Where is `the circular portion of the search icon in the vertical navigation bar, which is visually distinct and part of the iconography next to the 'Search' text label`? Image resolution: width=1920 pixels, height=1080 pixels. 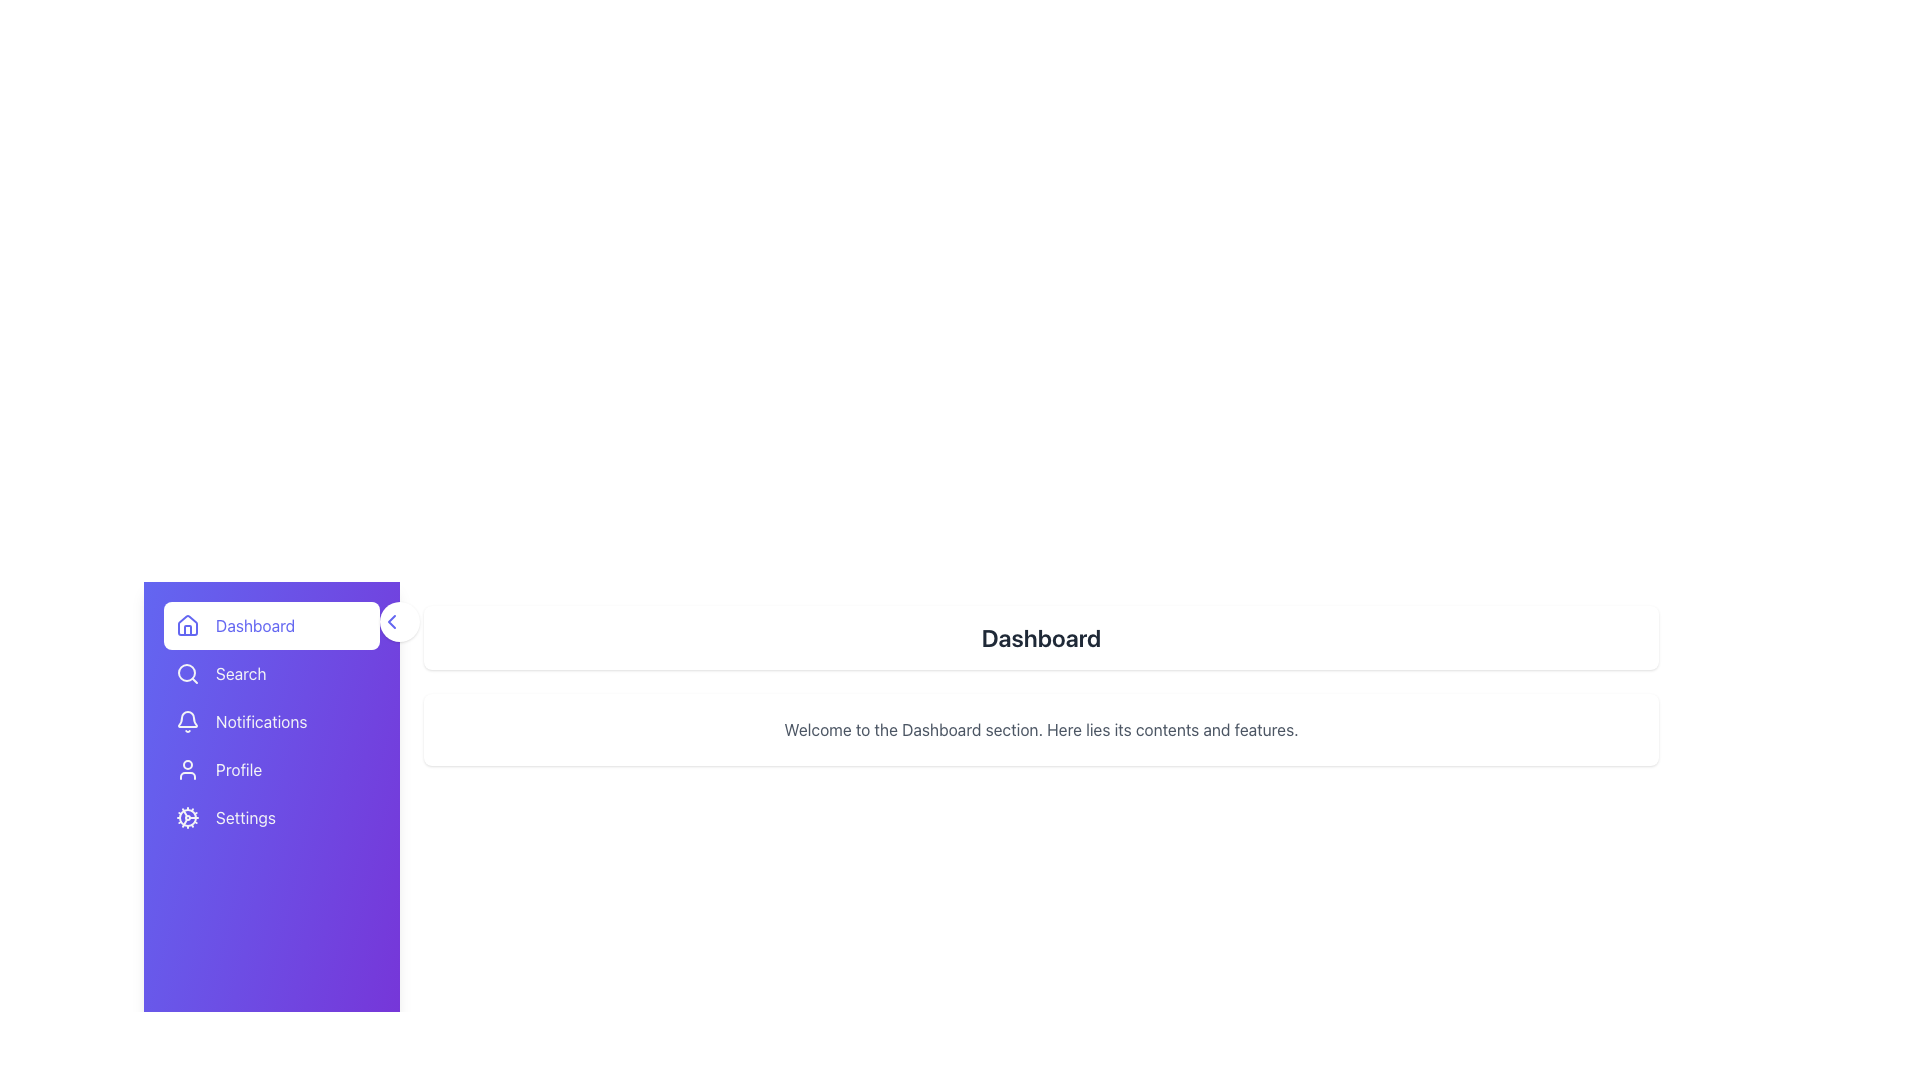 the circular portion of the search icon in the vertical navigation bar, which is visually distinct and part of the iconography next to the 'Search' text label is located at coordinates (187, 672).